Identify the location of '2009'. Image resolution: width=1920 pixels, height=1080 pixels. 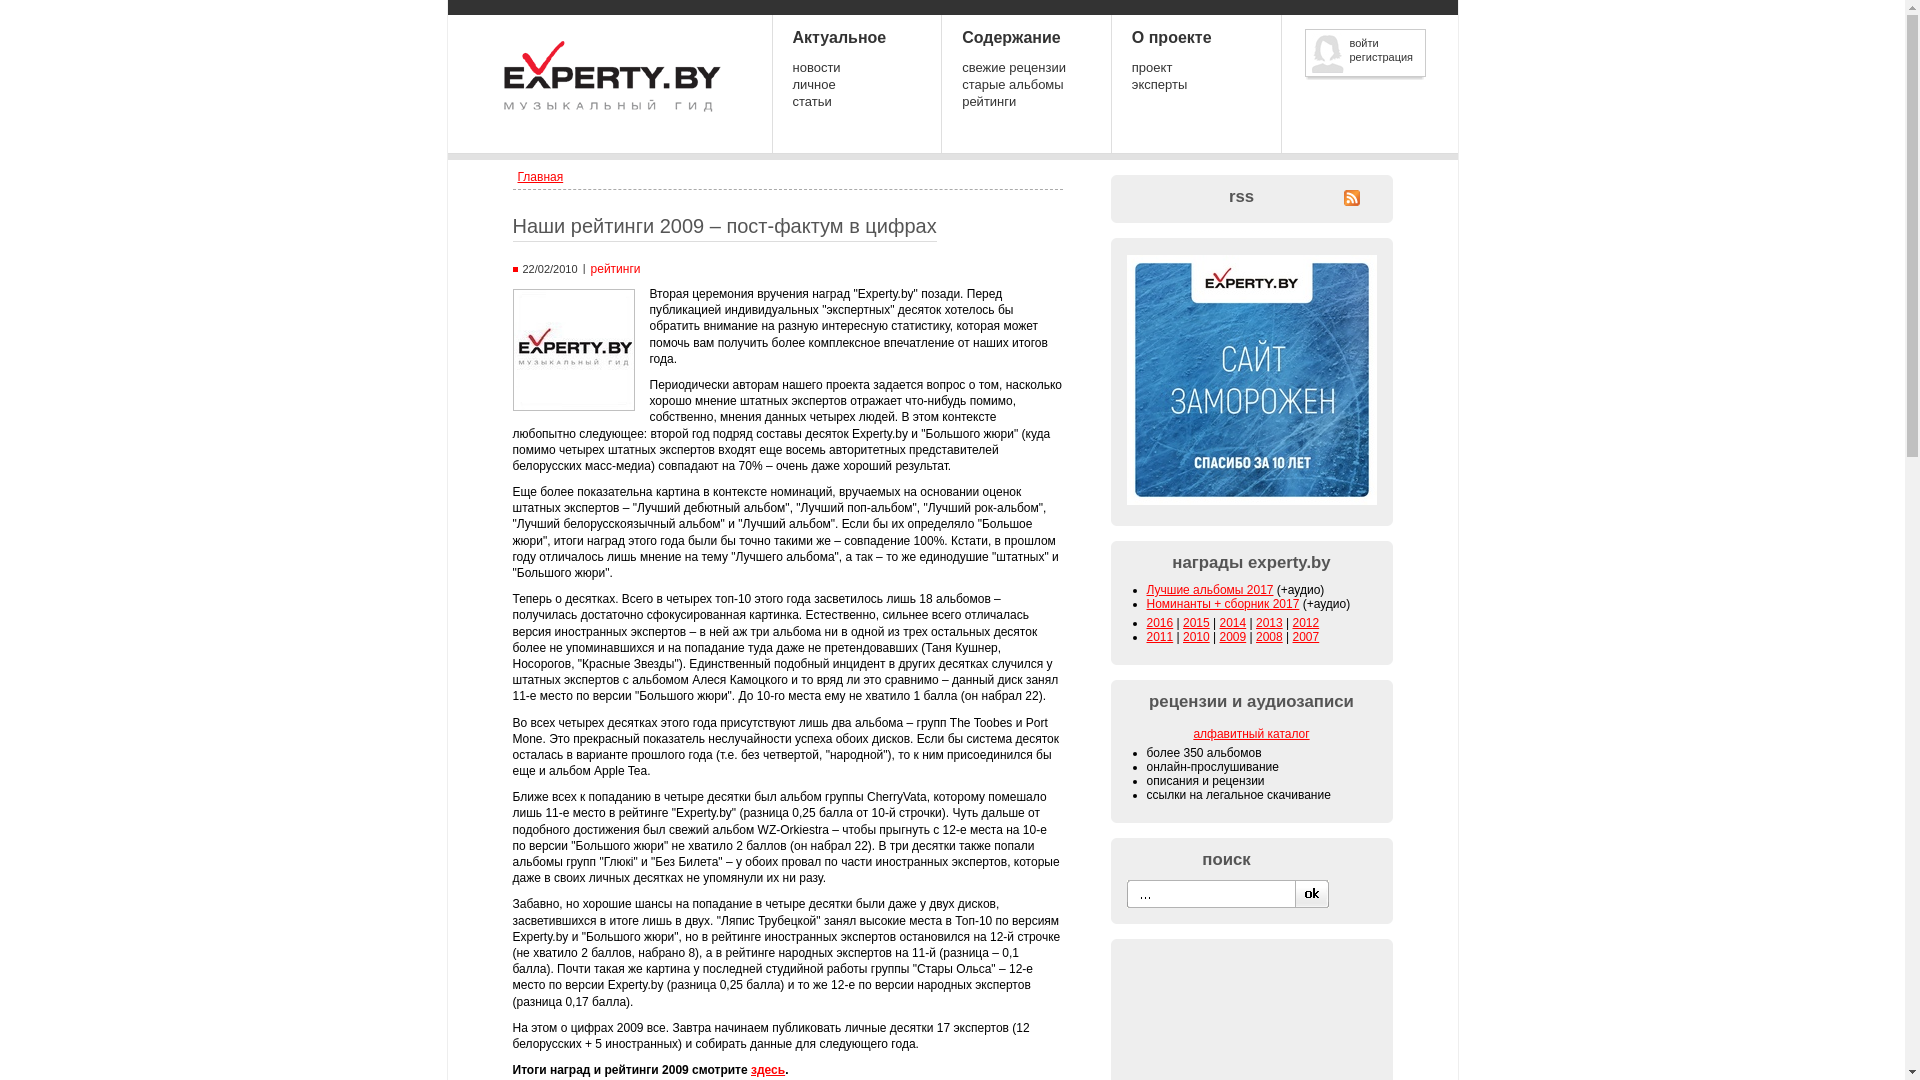
(1232, 636).